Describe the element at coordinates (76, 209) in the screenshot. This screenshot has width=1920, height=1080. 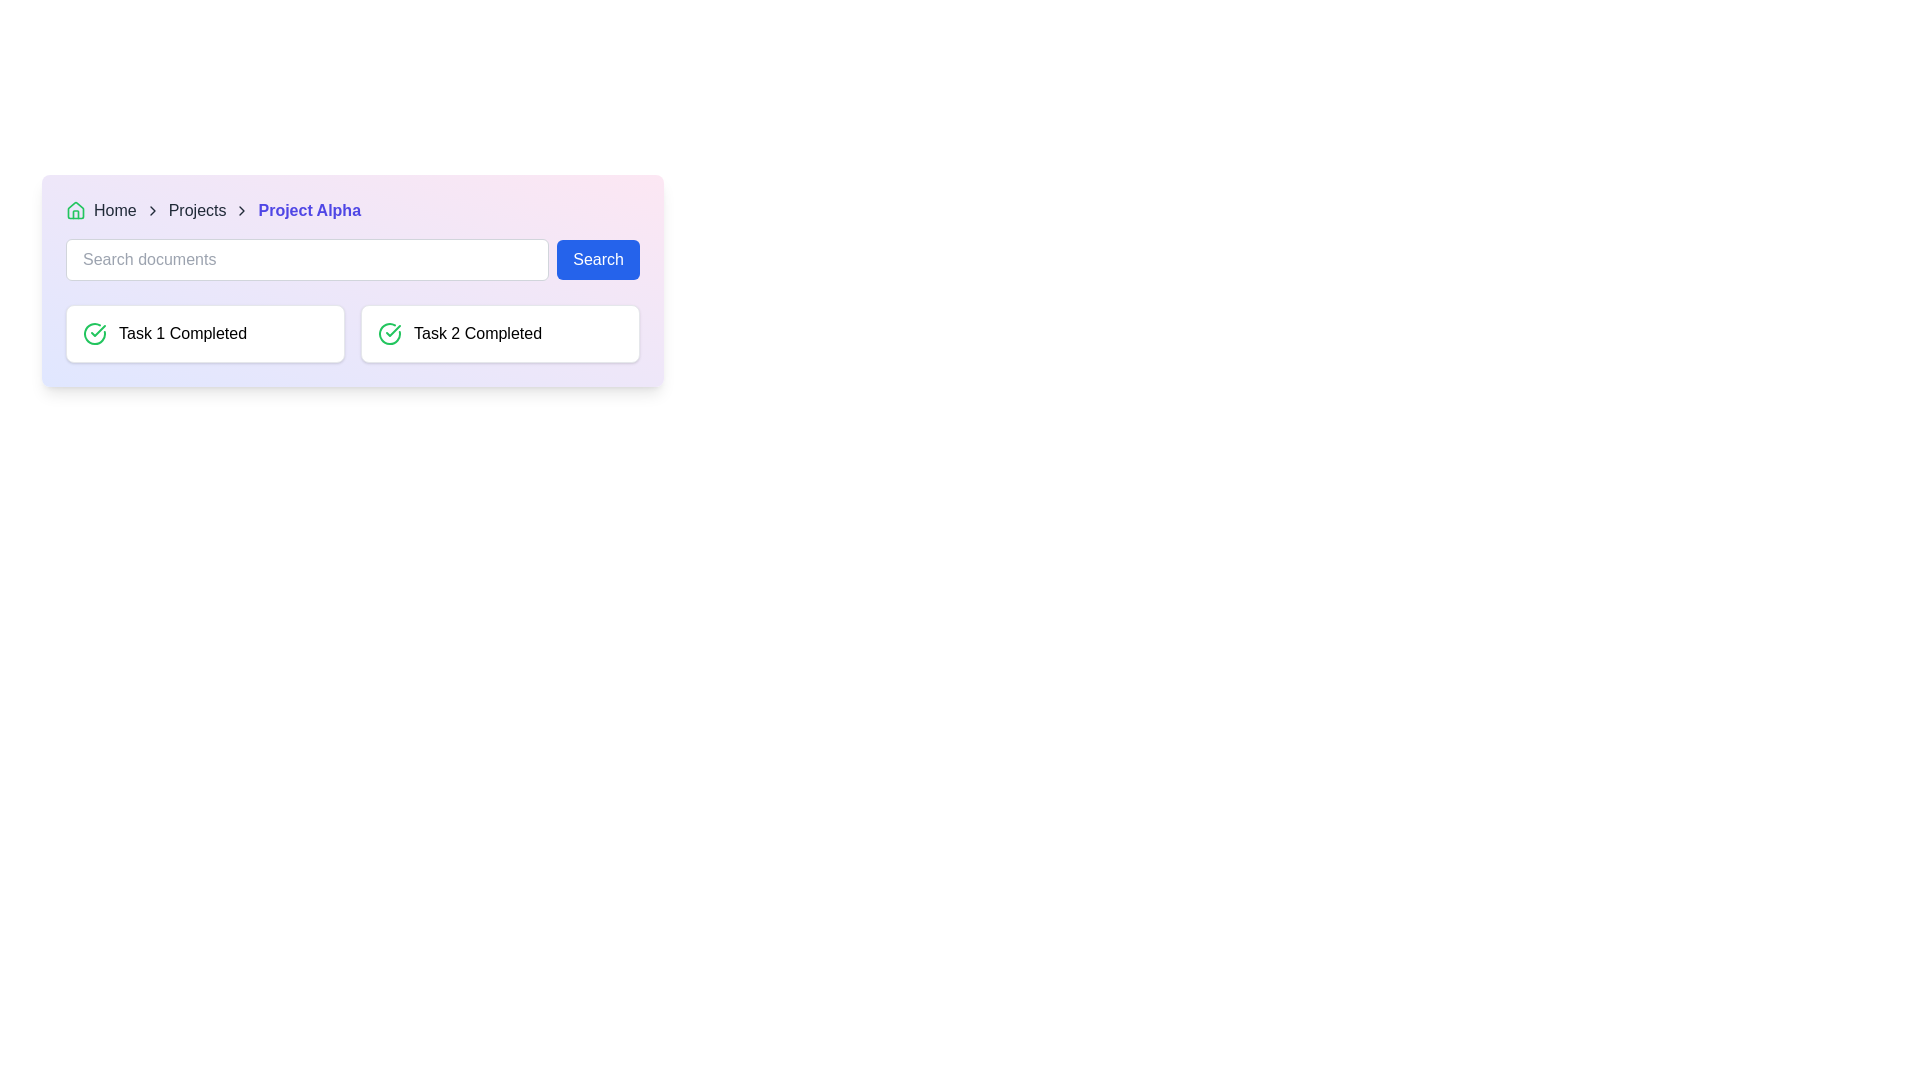
I see `the 'Home' icon located in the leftmost segment of the navigation bar, which serves` at that location.